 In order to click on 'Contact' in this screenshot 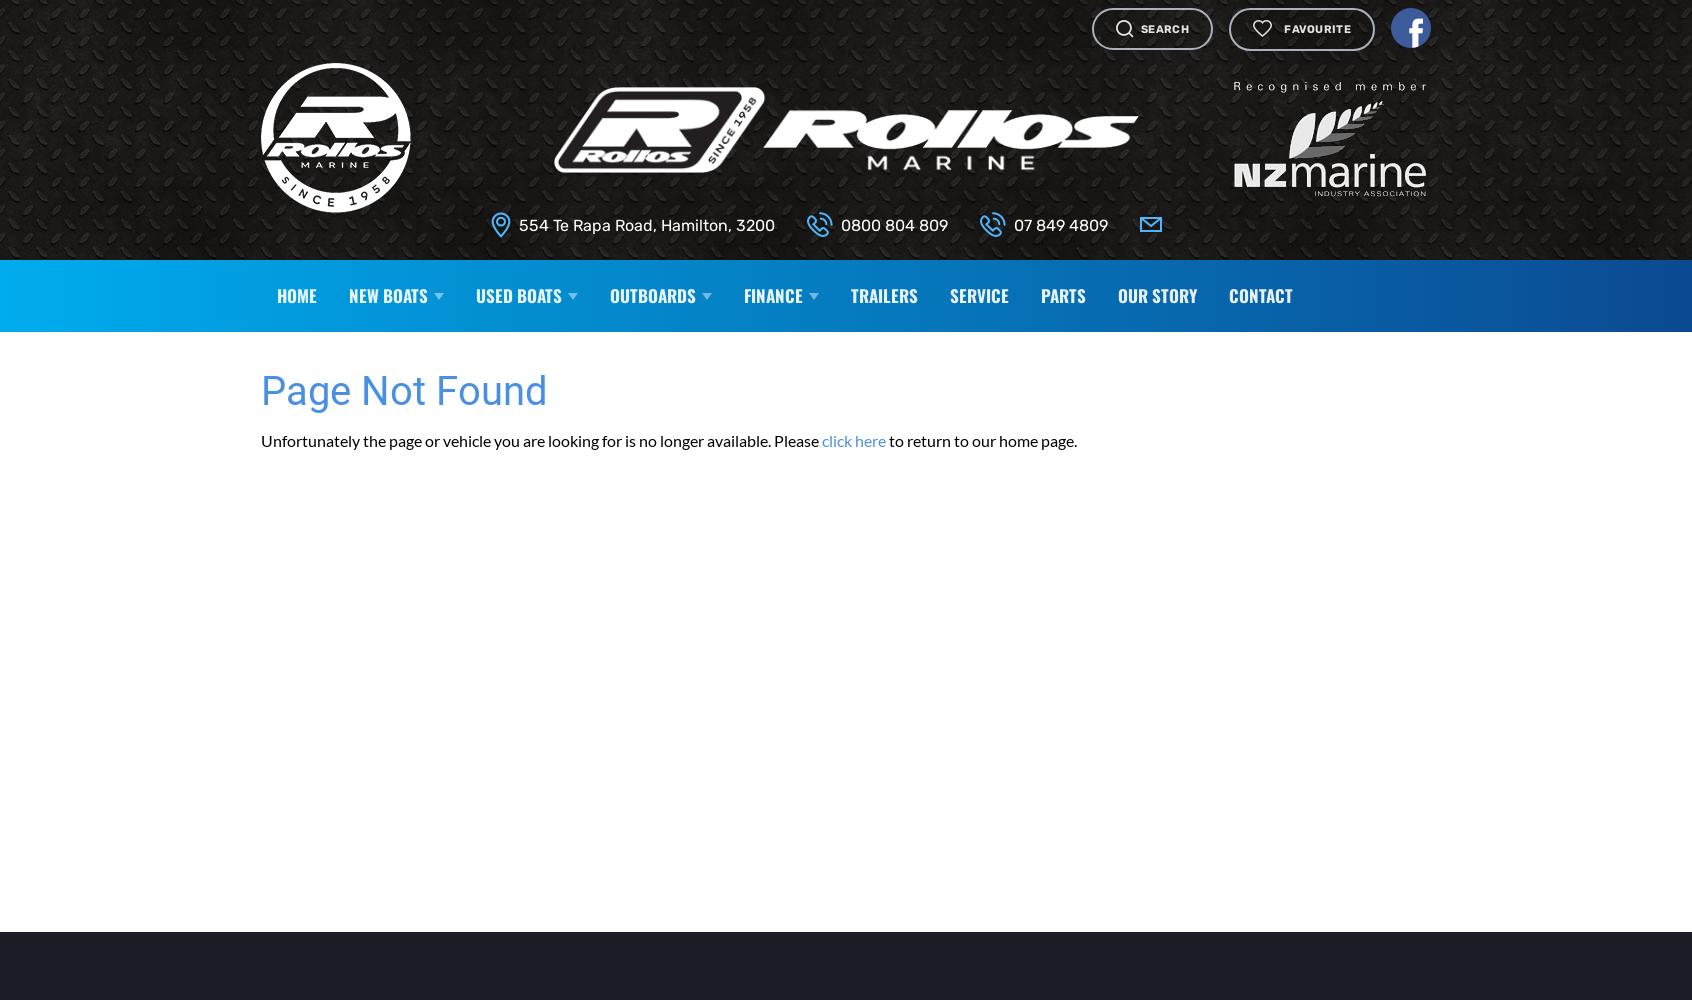, I will do `click(1261, 294)`.